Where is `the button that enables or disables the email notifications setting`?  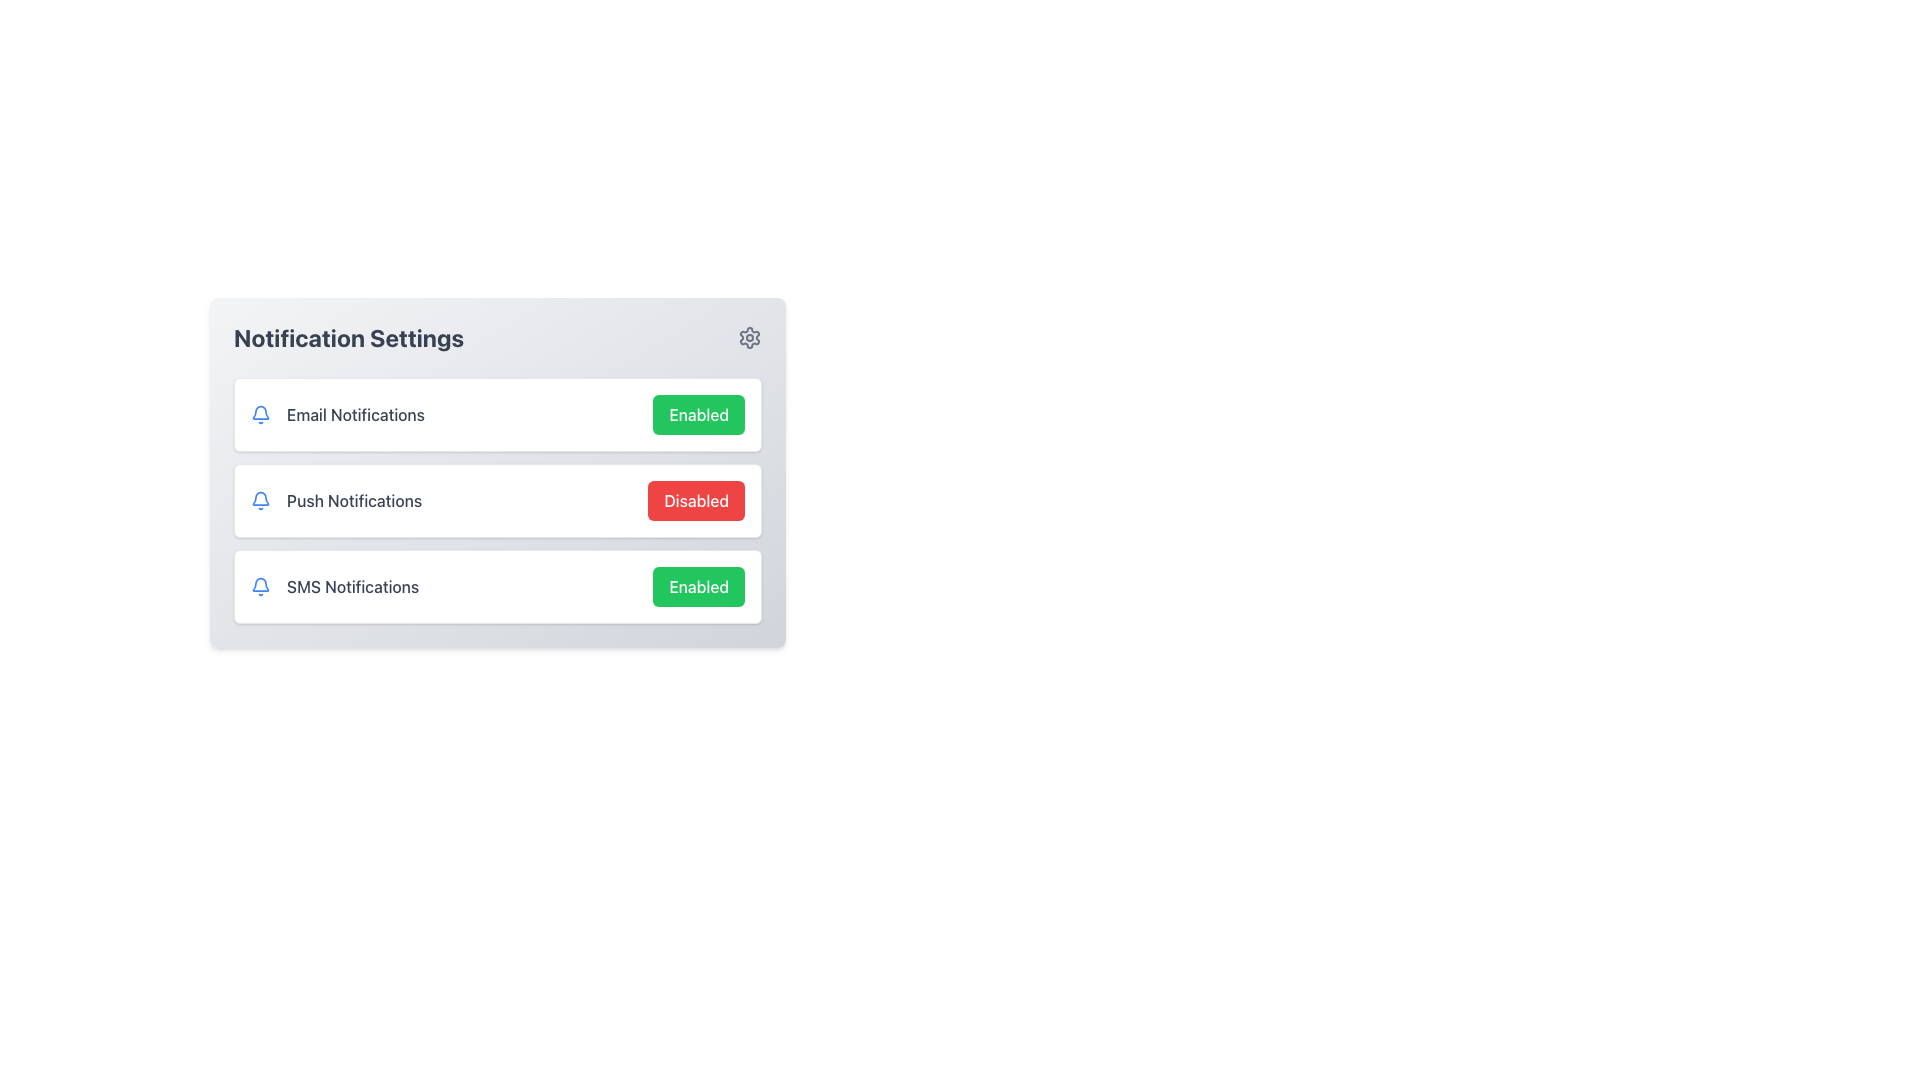 the button that enables or disables the email notifications setting is located at coordinates (699, 414).